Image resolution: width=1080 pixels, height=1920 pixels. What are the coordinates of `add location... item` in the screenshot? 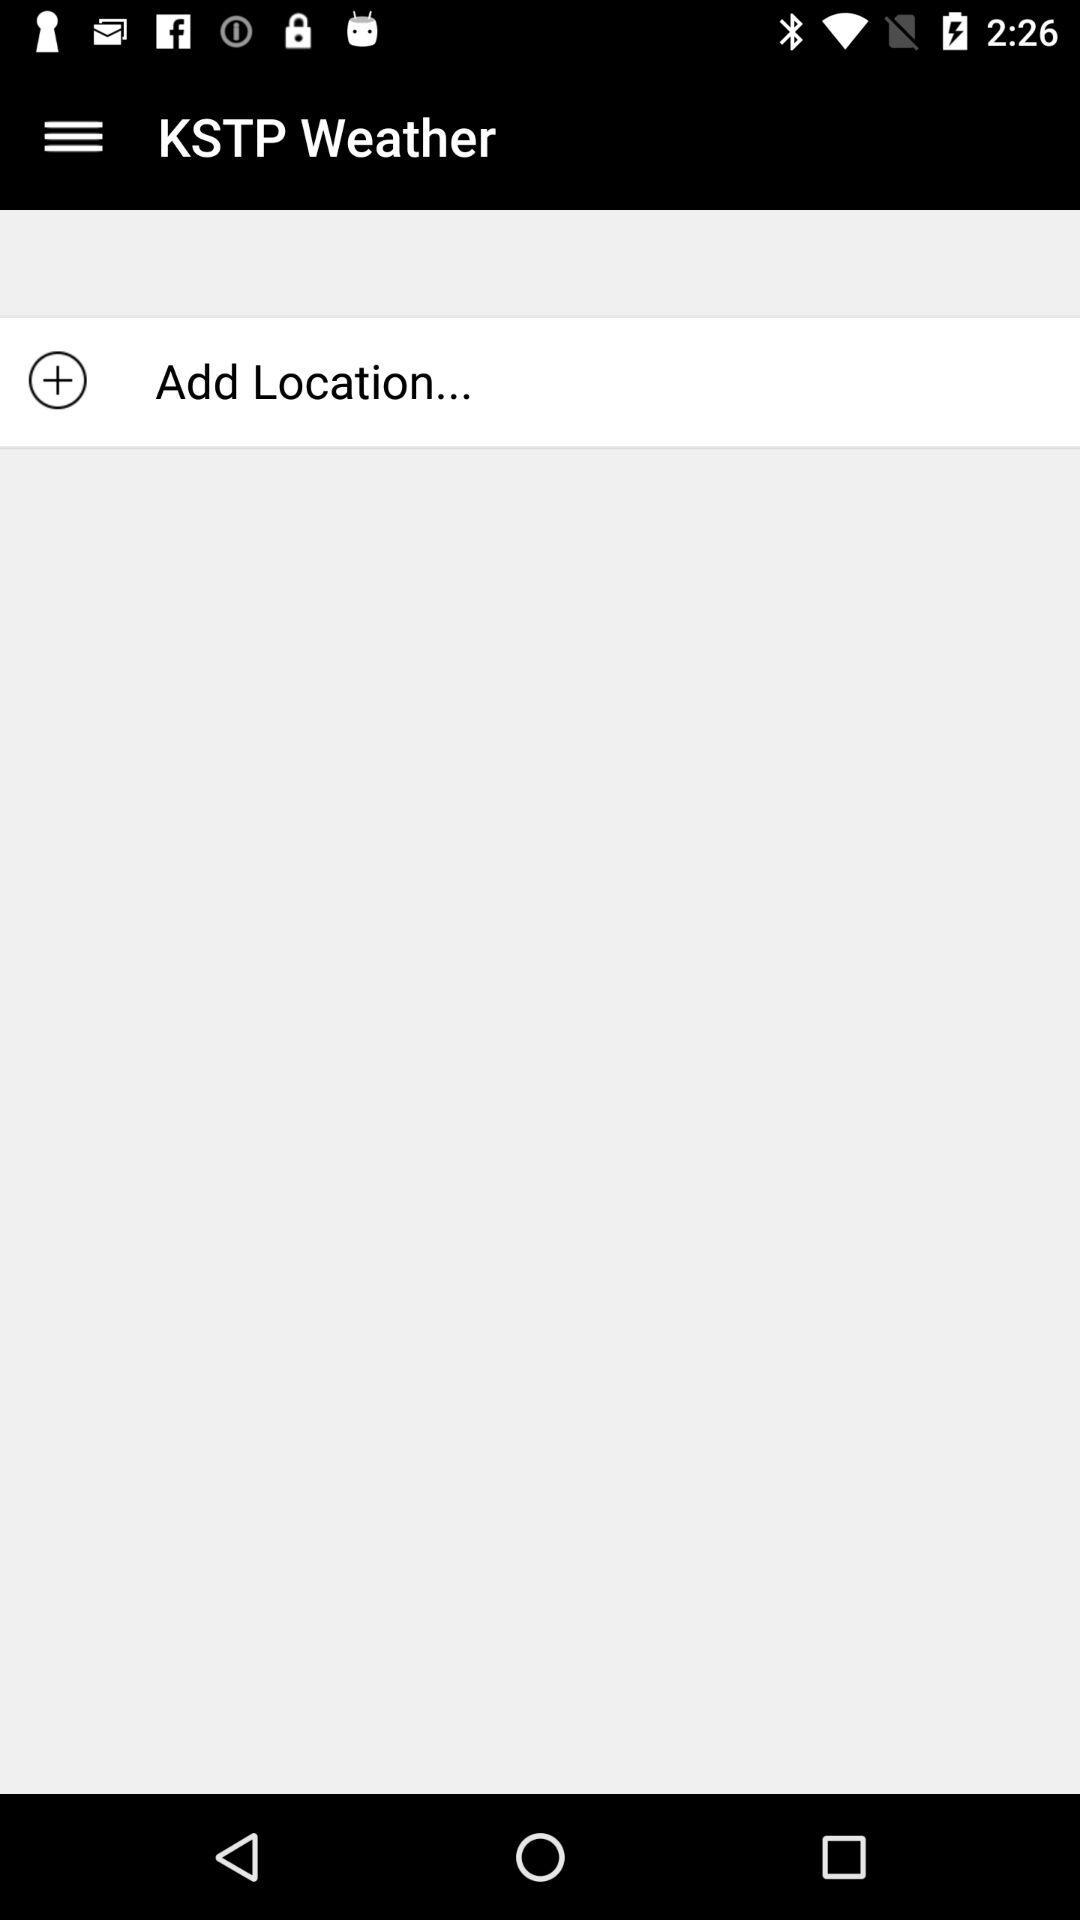 It's located at (540, 380).